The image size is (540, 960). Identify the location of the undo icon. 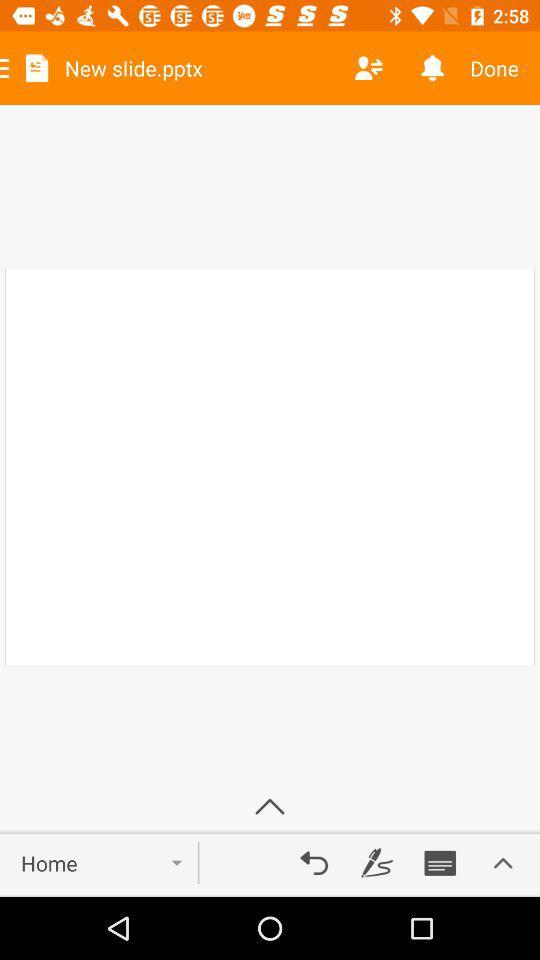
(314, 862).